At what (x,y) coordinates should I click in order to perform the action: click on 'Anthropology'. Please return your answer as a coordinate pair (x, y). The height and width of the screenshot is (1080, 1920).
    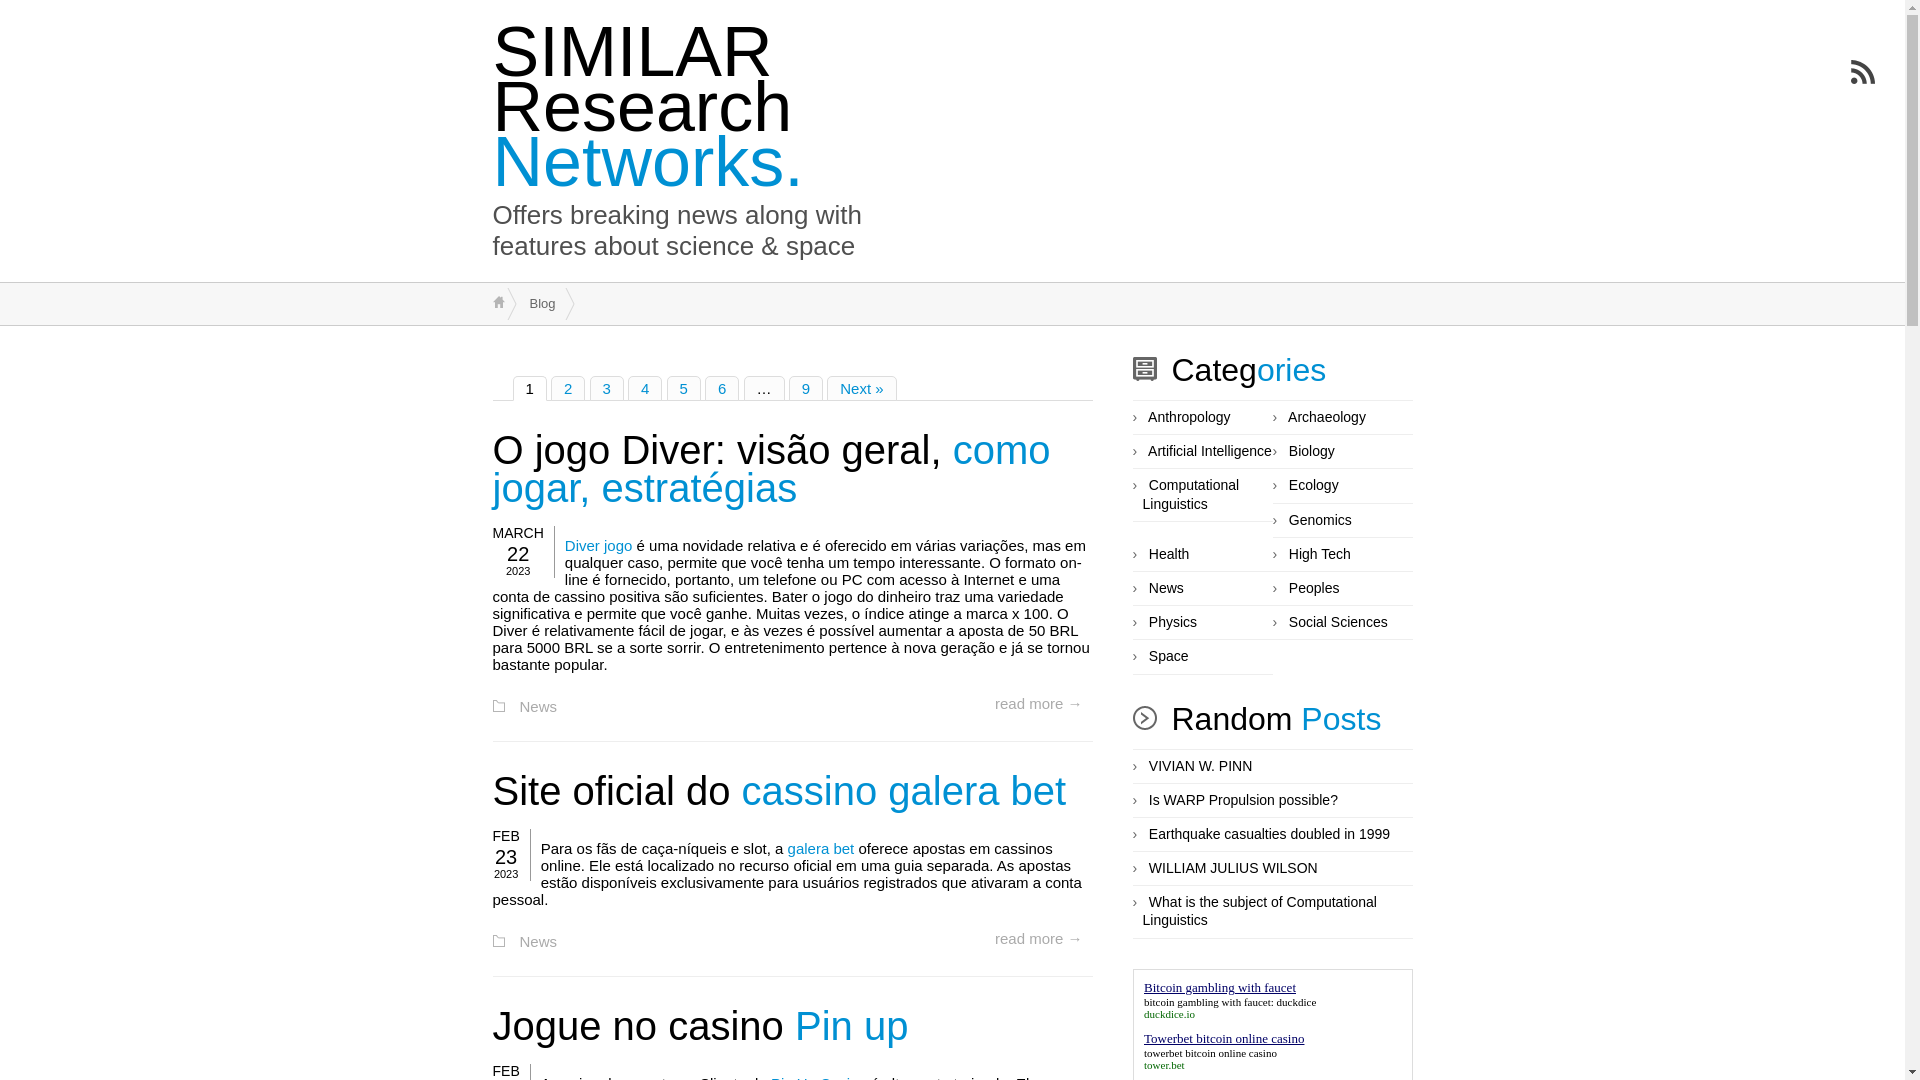
    Looking at the image, I should click on (1189, 416).